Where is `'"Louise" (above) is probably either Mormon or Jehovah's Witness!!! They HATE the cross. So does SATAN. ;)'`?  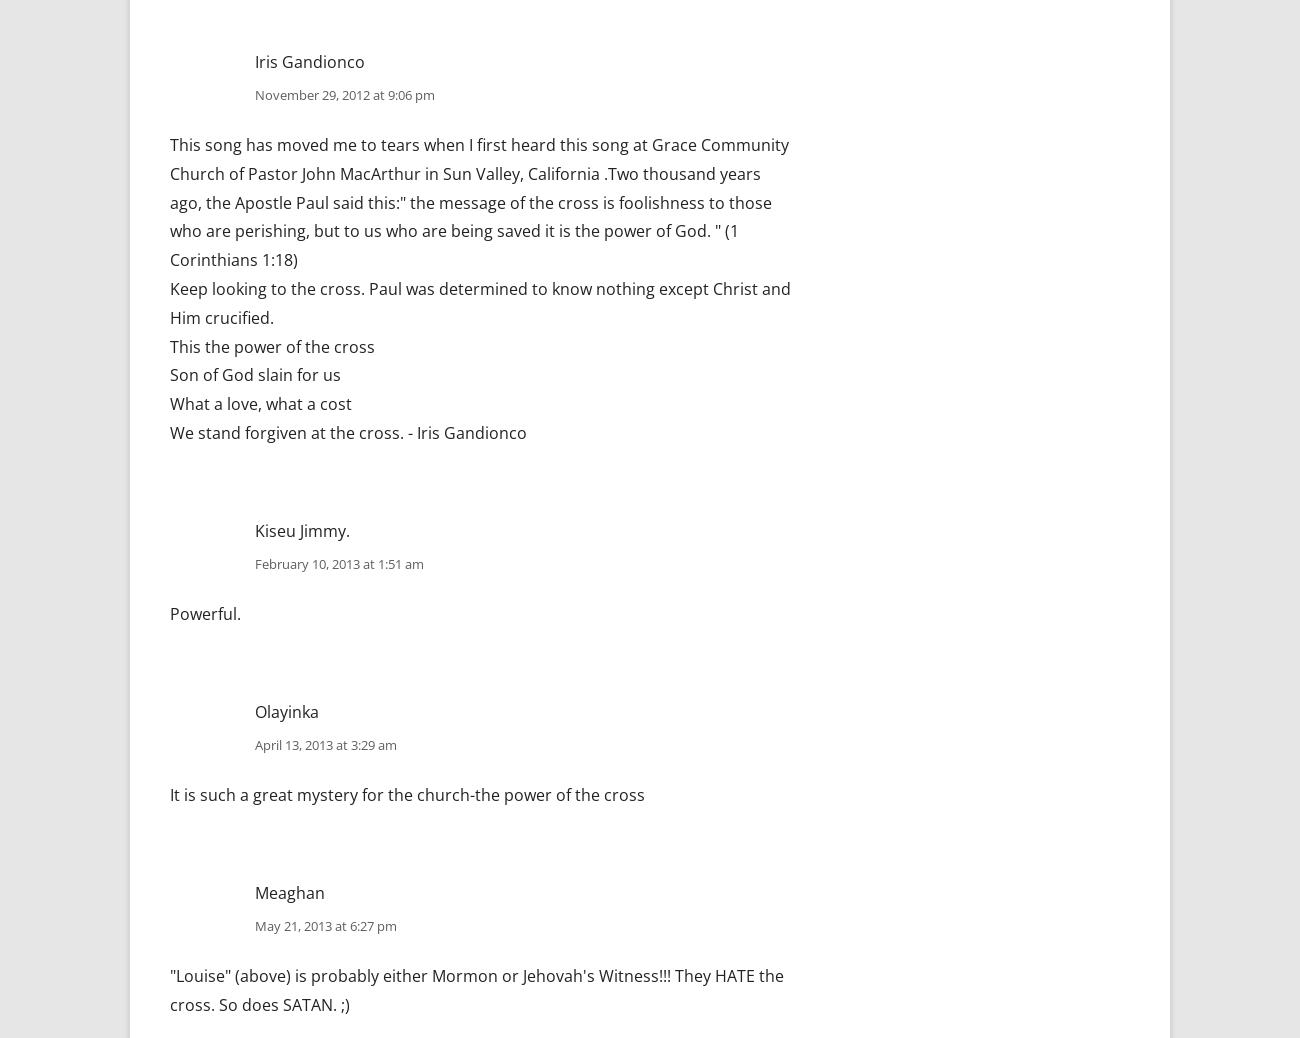
'"Louise" (above) is probably either Mormon or Jehovah's Witness!!! They HATE the cross. So does SATAN. ;)' is located at coordinates (475, 989).